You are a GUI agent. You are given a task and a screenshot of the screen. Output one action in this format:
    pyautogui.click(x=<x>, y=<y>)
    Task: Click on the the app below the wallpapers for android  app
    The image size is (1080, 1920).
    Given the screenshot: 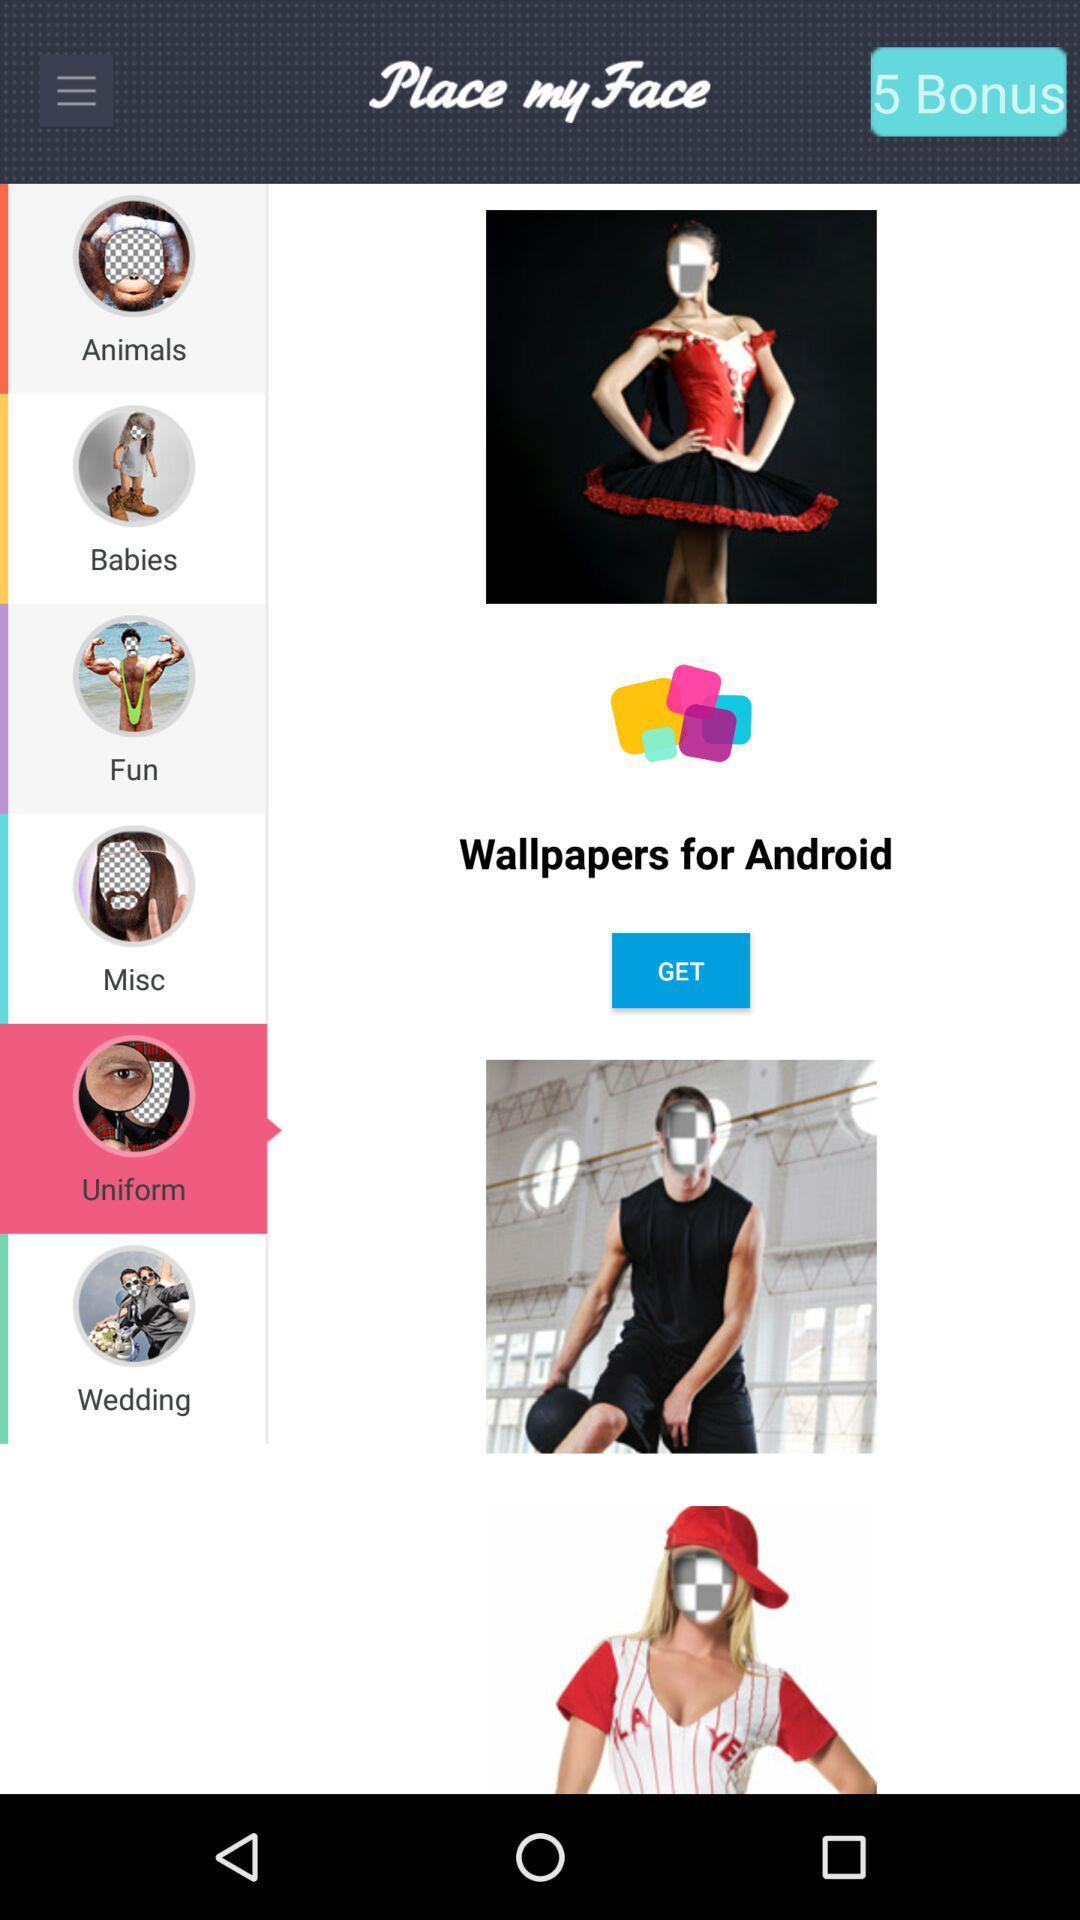 What is the action you would take?
    pyautogui.click(x=680, y=970)
    